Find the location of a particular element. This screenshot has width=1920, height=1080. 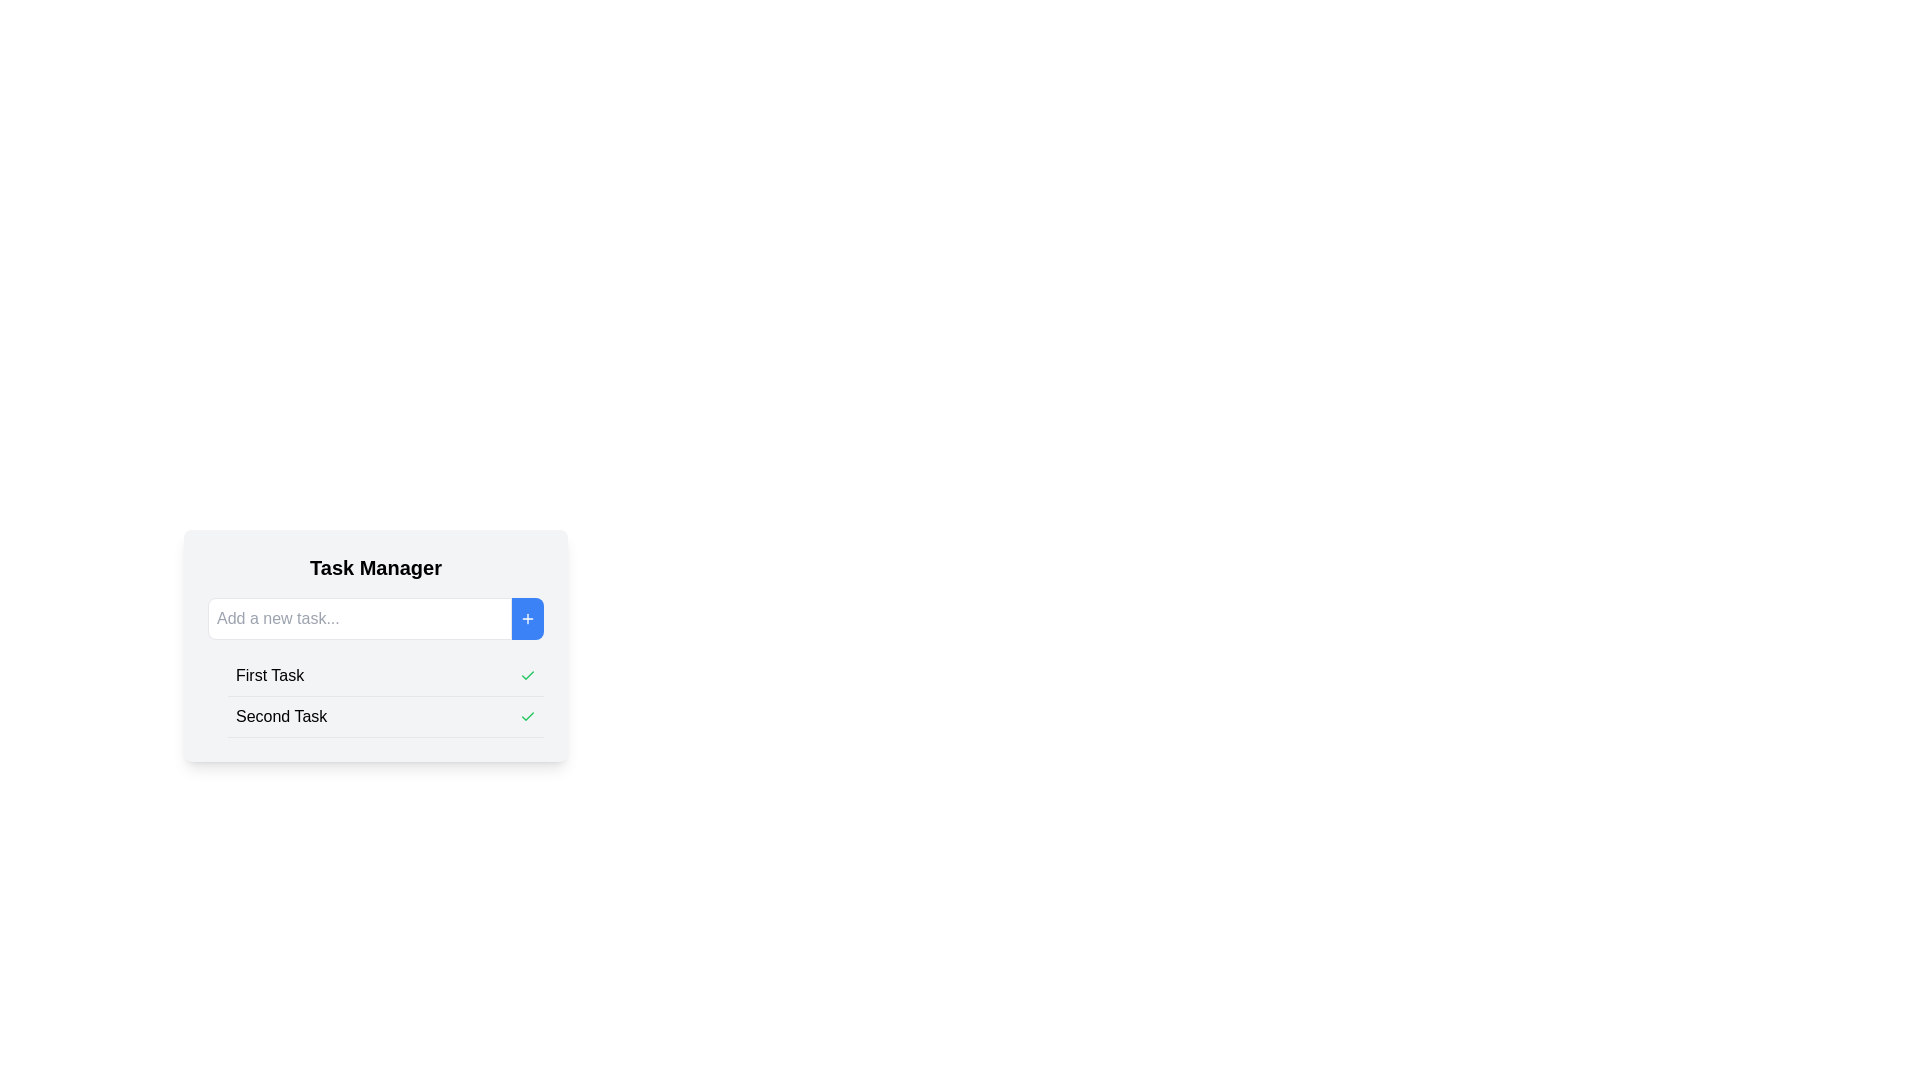

the blue rounded square button with a plus sign is located at coordinates (528, 617).